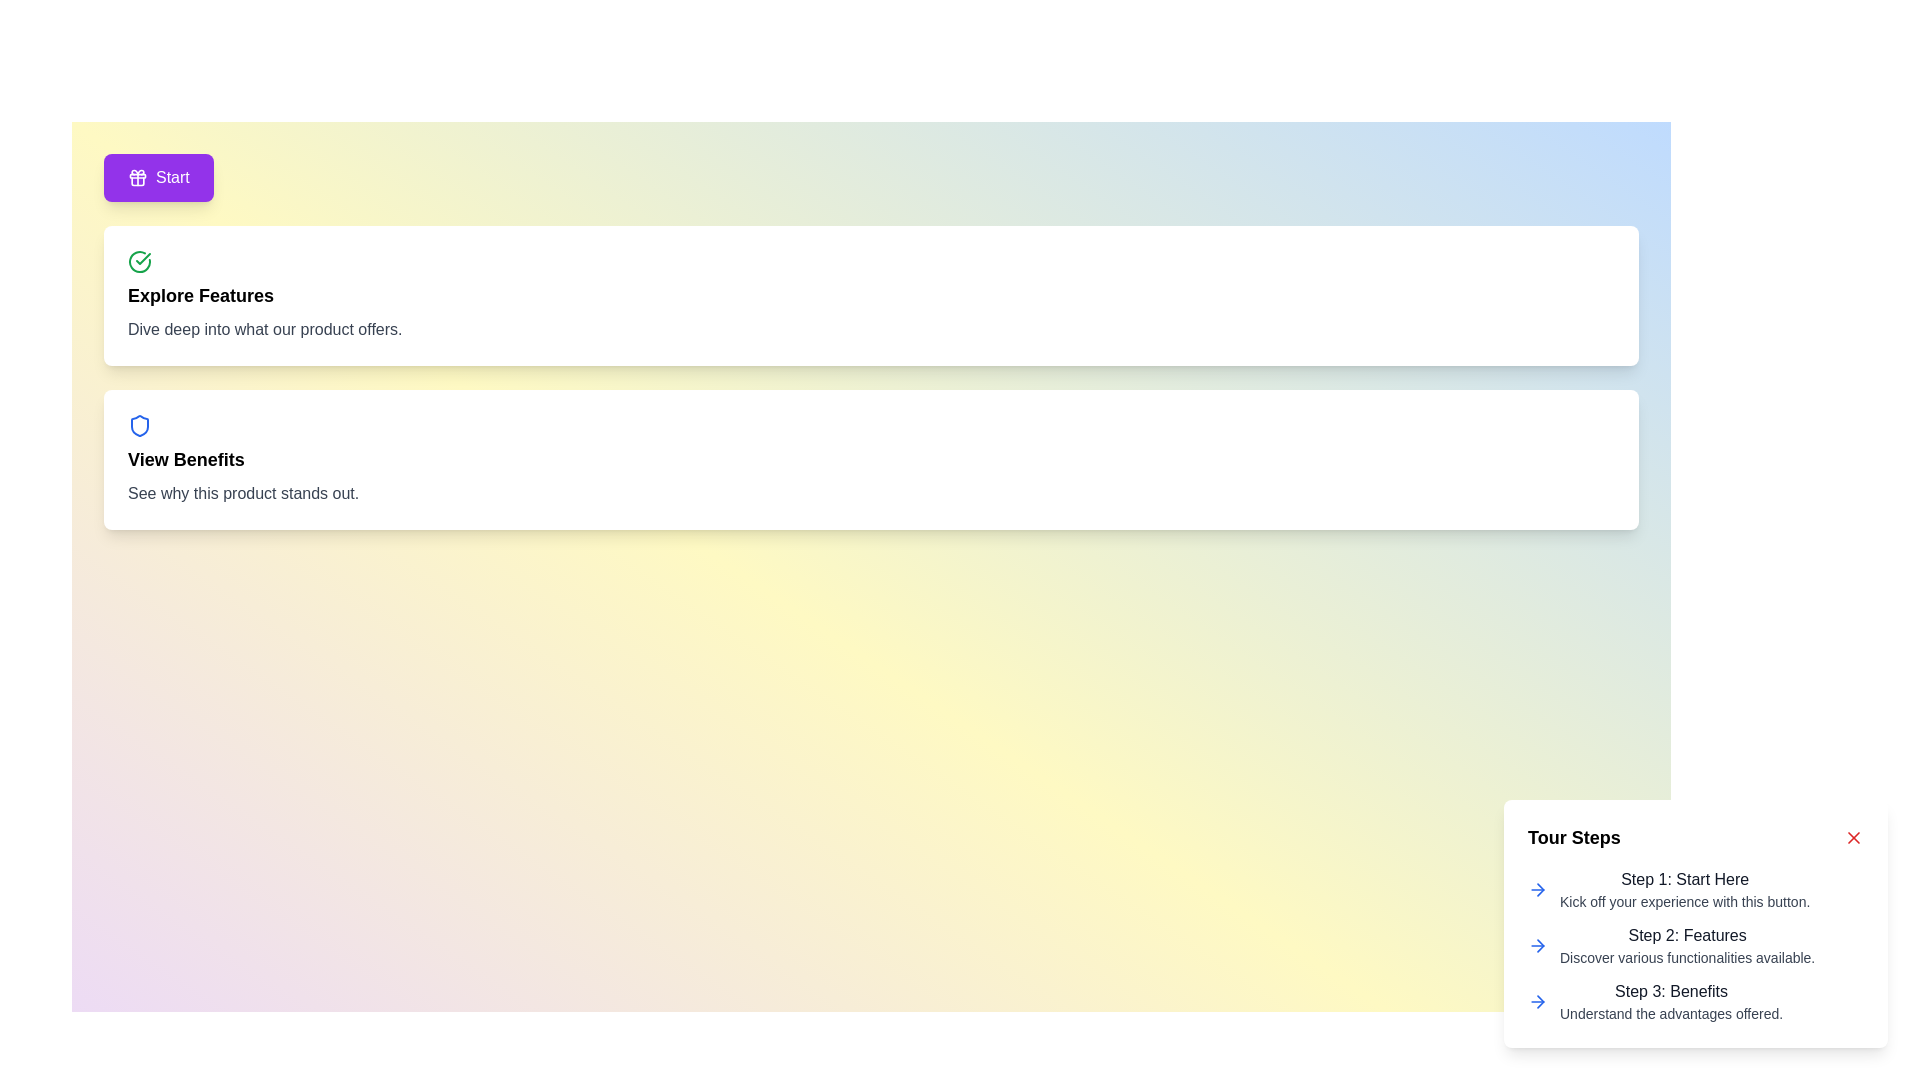  I want to click on text content of the label inside the purple button located in the top-left area of the interface, positioned to the right of a gift-shaped icon, so click(172, 176).